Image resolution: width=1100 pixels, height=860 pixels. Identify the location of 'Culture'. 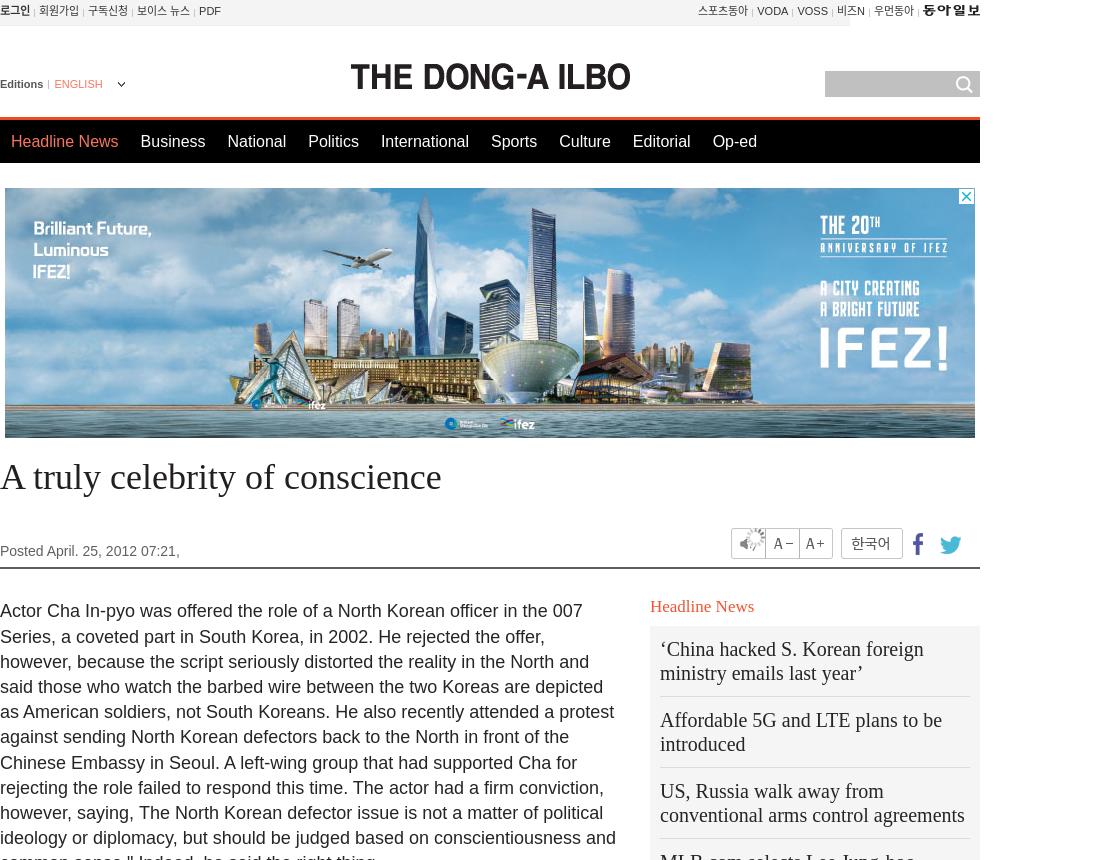
(583, 141).